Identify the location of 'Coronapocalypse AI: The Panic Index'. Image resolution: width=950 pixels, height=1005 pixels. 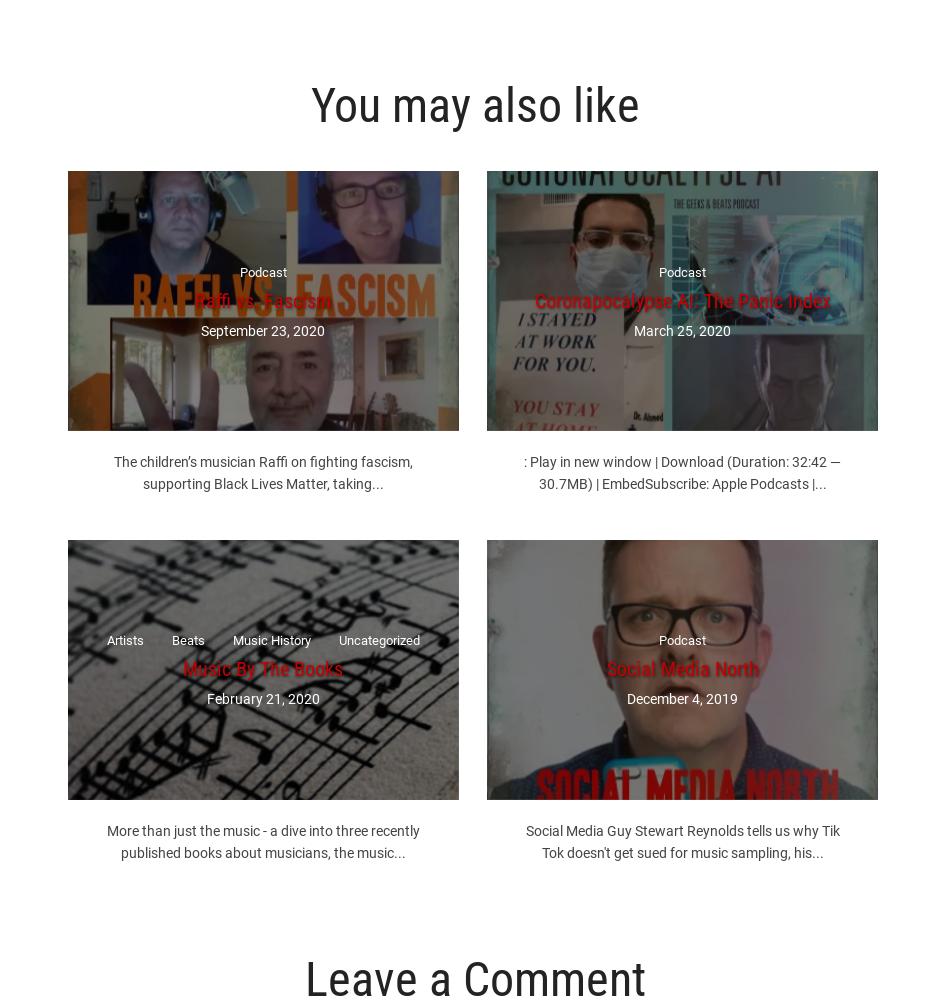
(682, 298).